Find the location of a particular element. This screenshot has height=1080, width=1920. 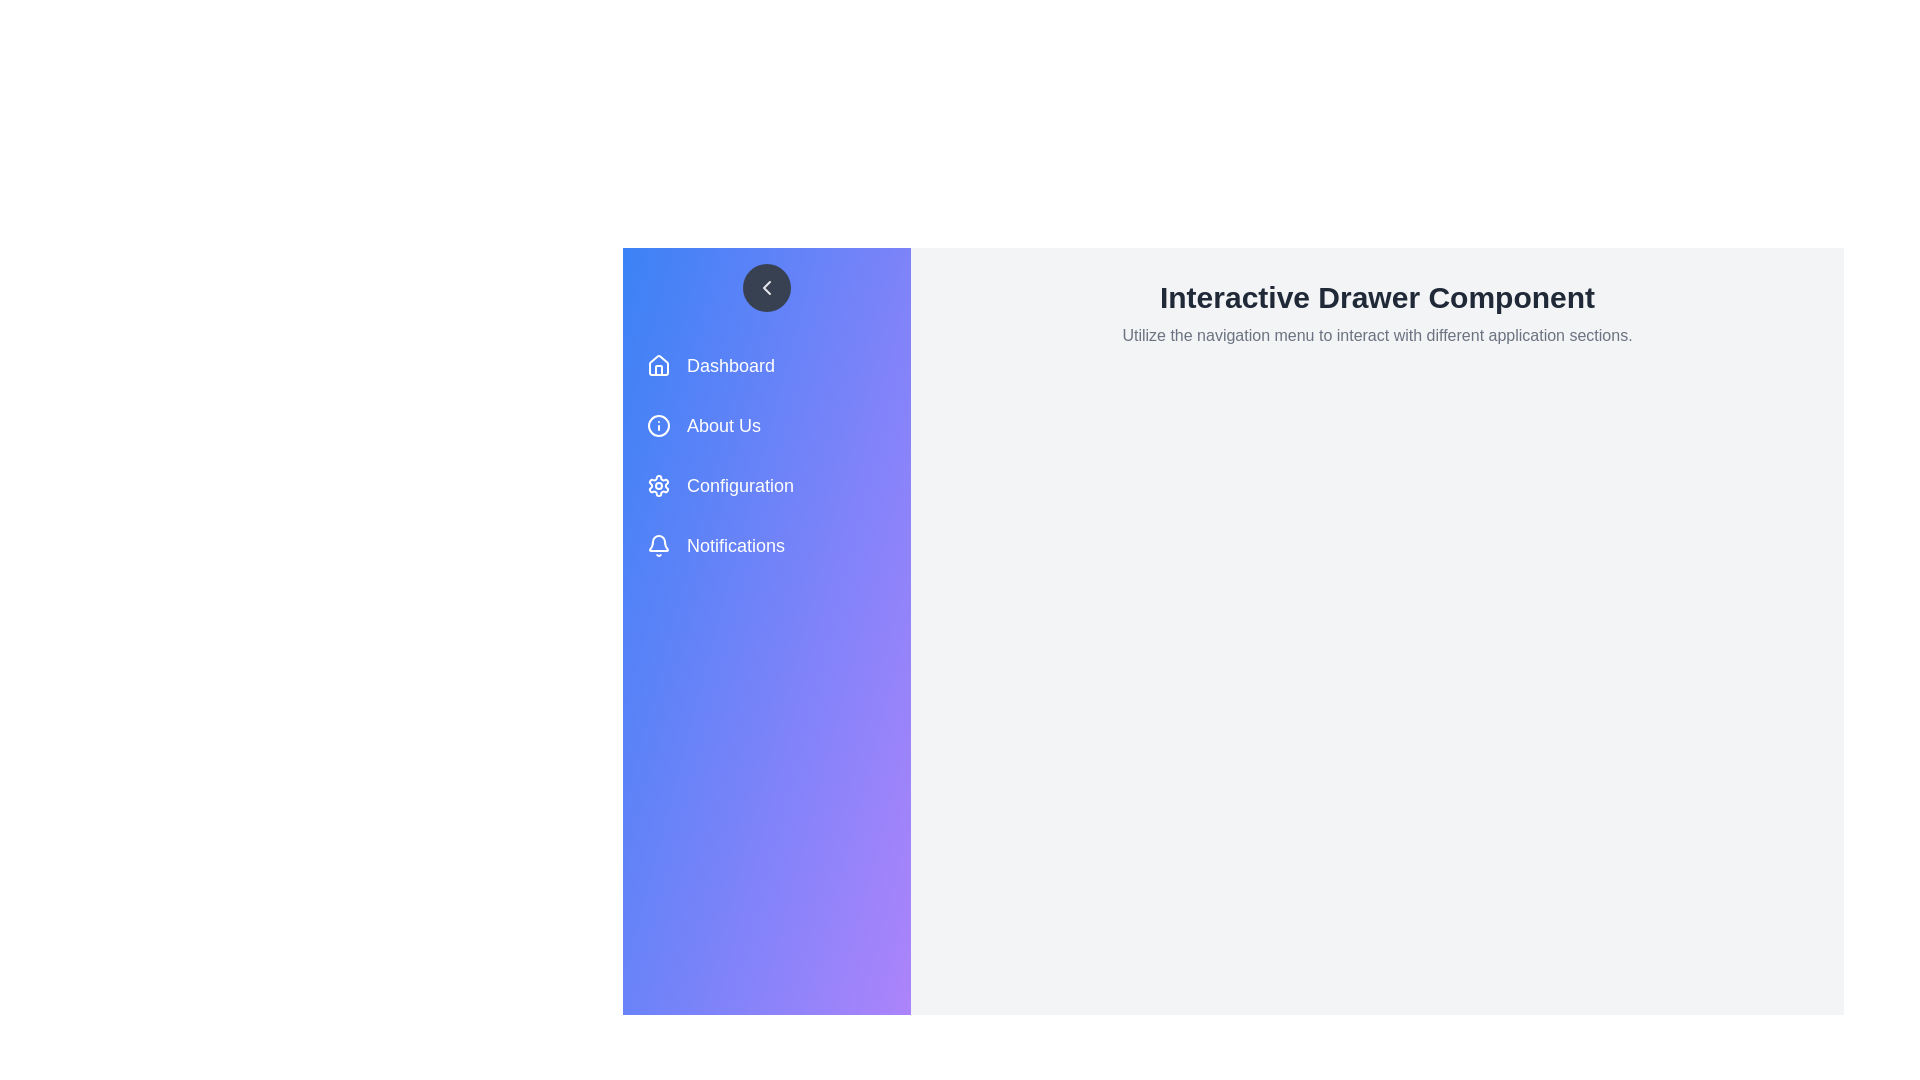

the 'Configuration' navigation menu item, which is the third entry in the vertical sidebar and features a gear icon is located at coordinates (773, 486).